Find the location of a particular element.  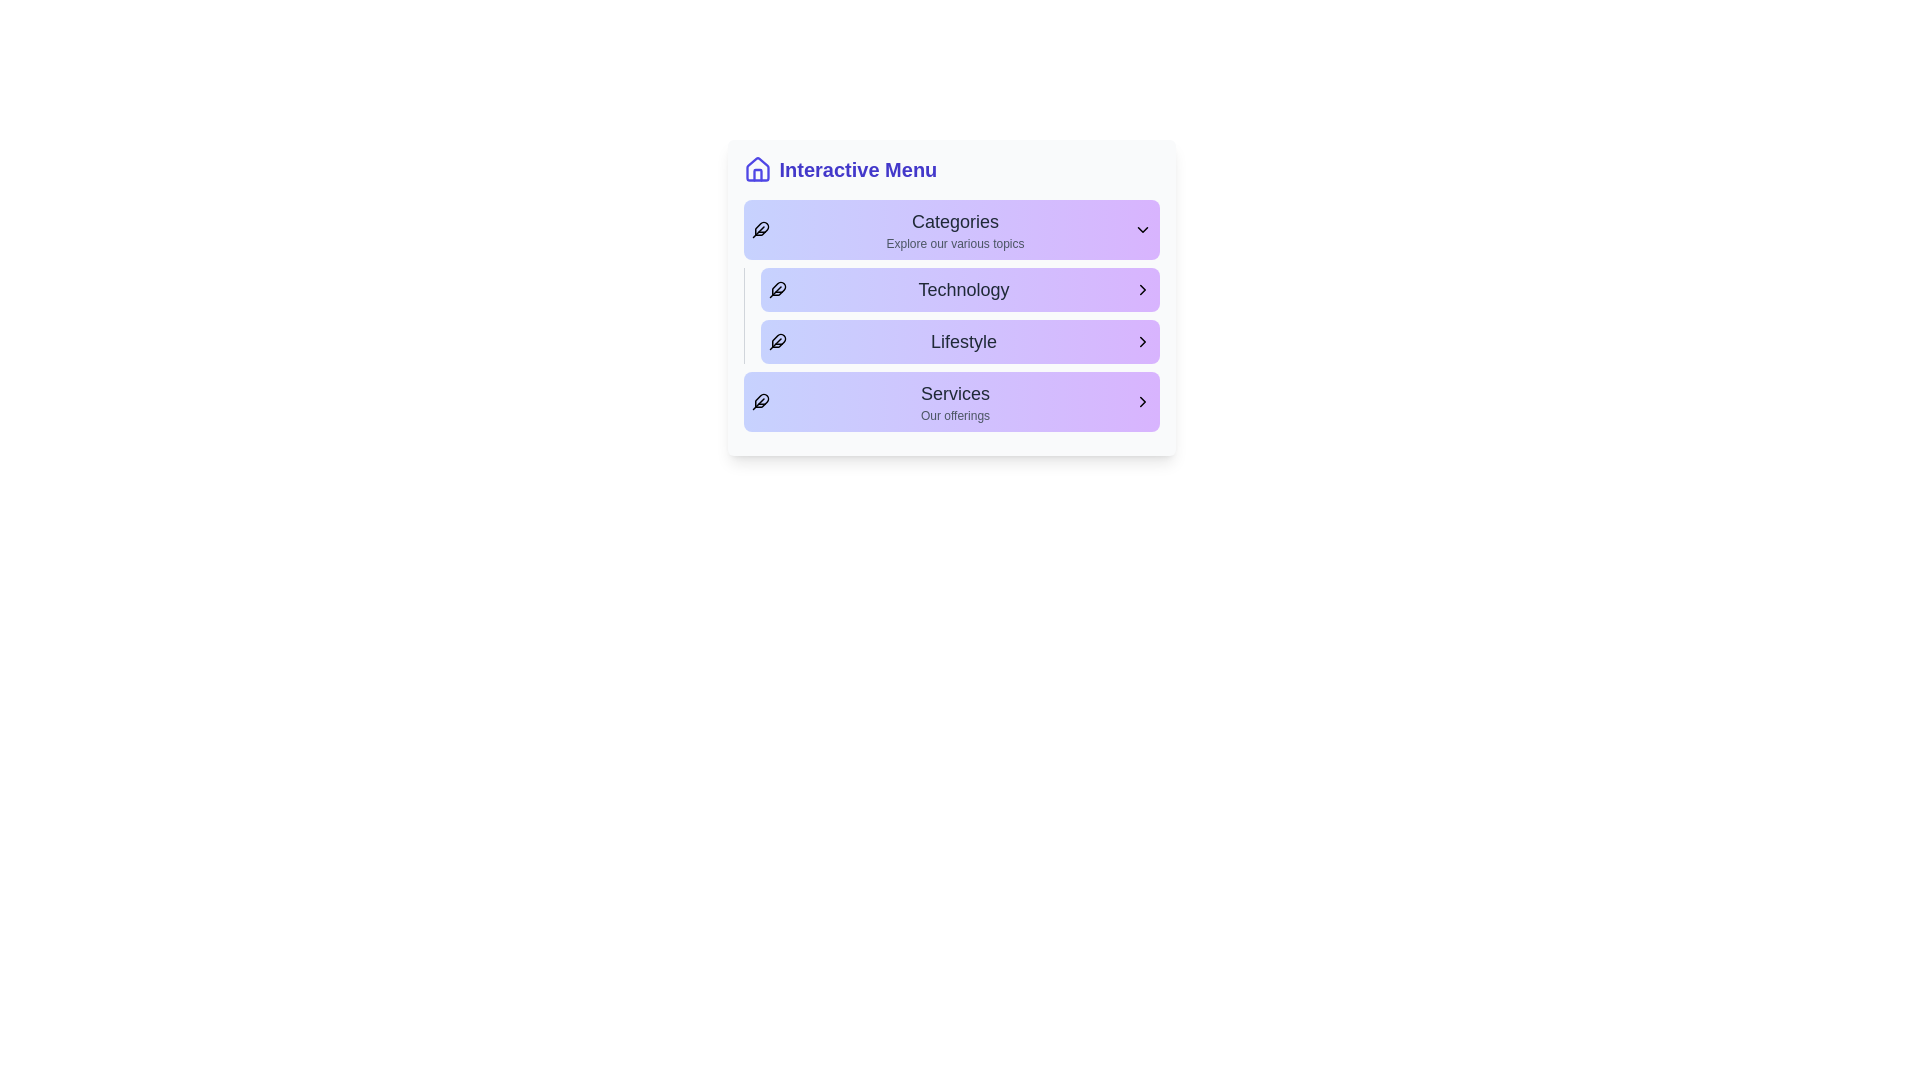

the home icon located in the upper-left corner of the interactive menu's header to highlight the menu is located at coordinates (756, 168).